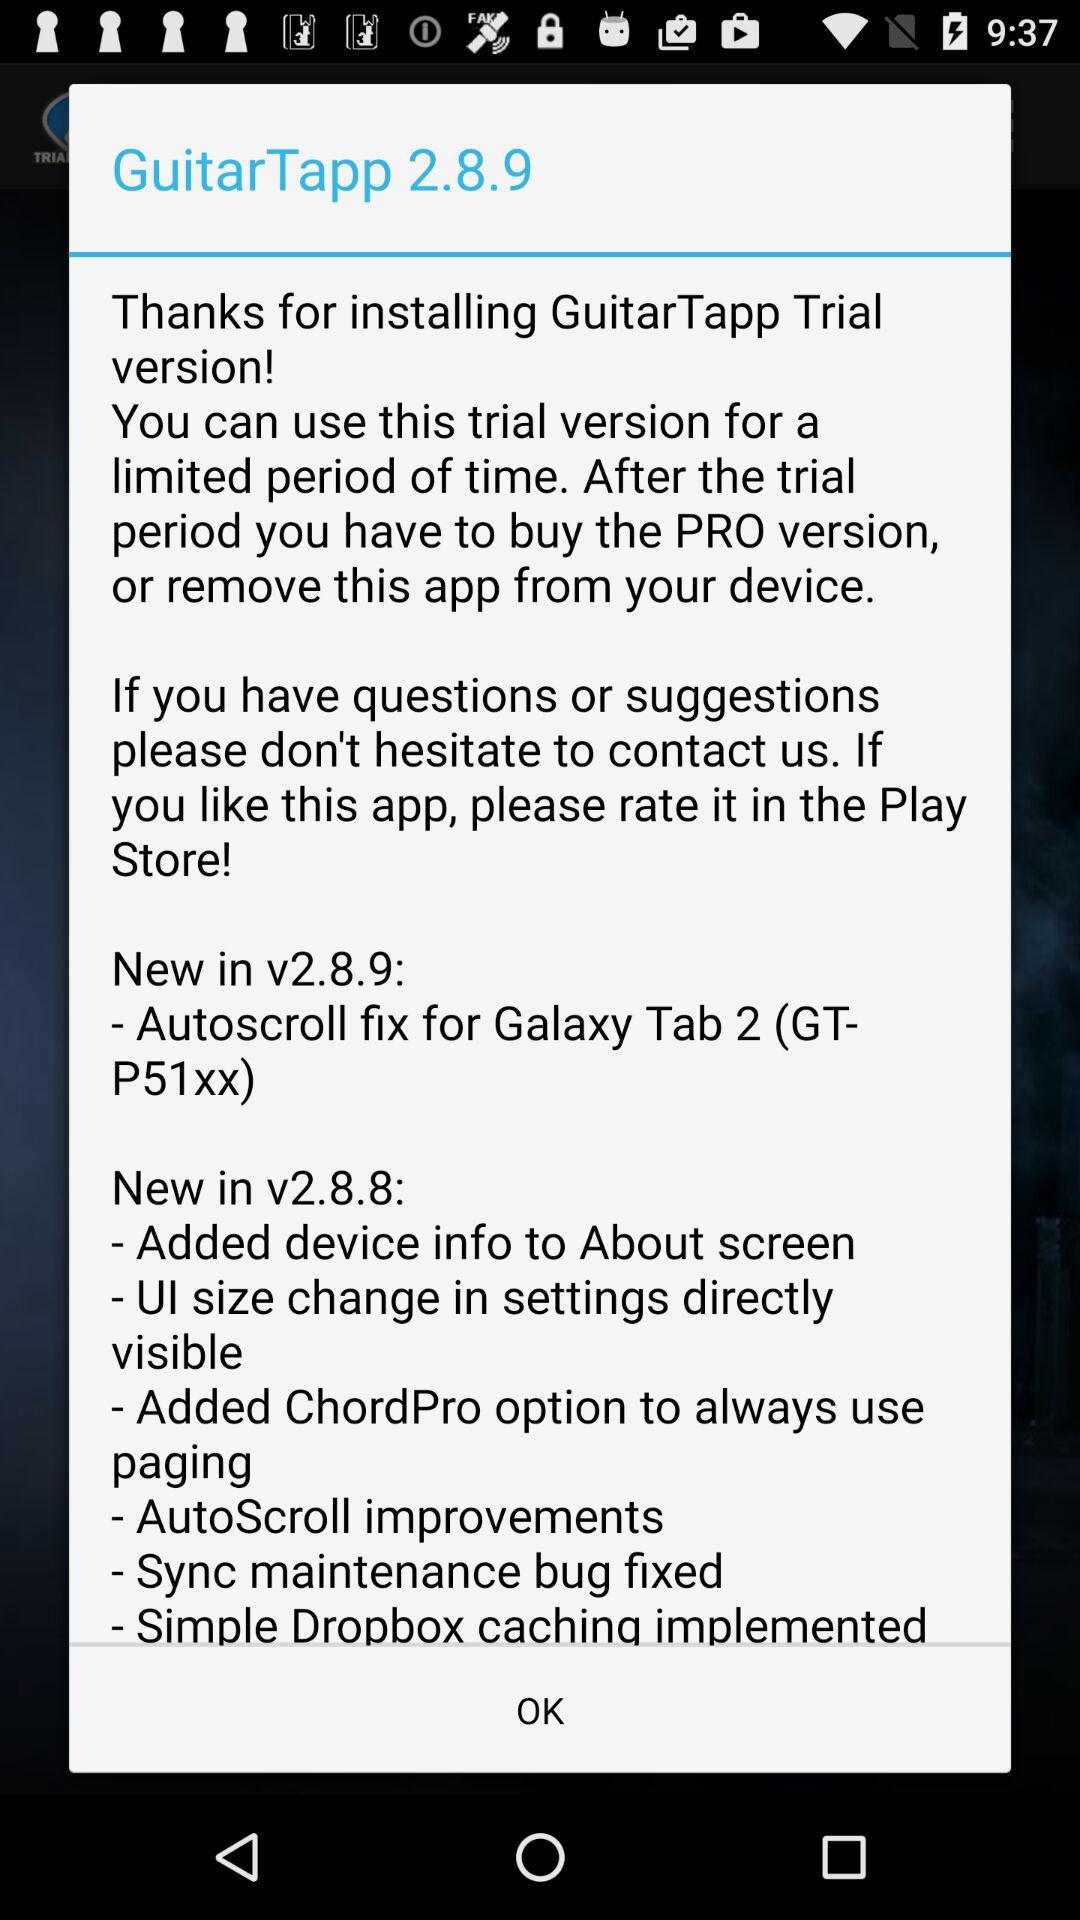 This screenshot has height=1920, width=1080. What do you see at coordinates (540, 1708) in the screenshot?
I see `ok at the bottom` at bounding box center [540, 1708].